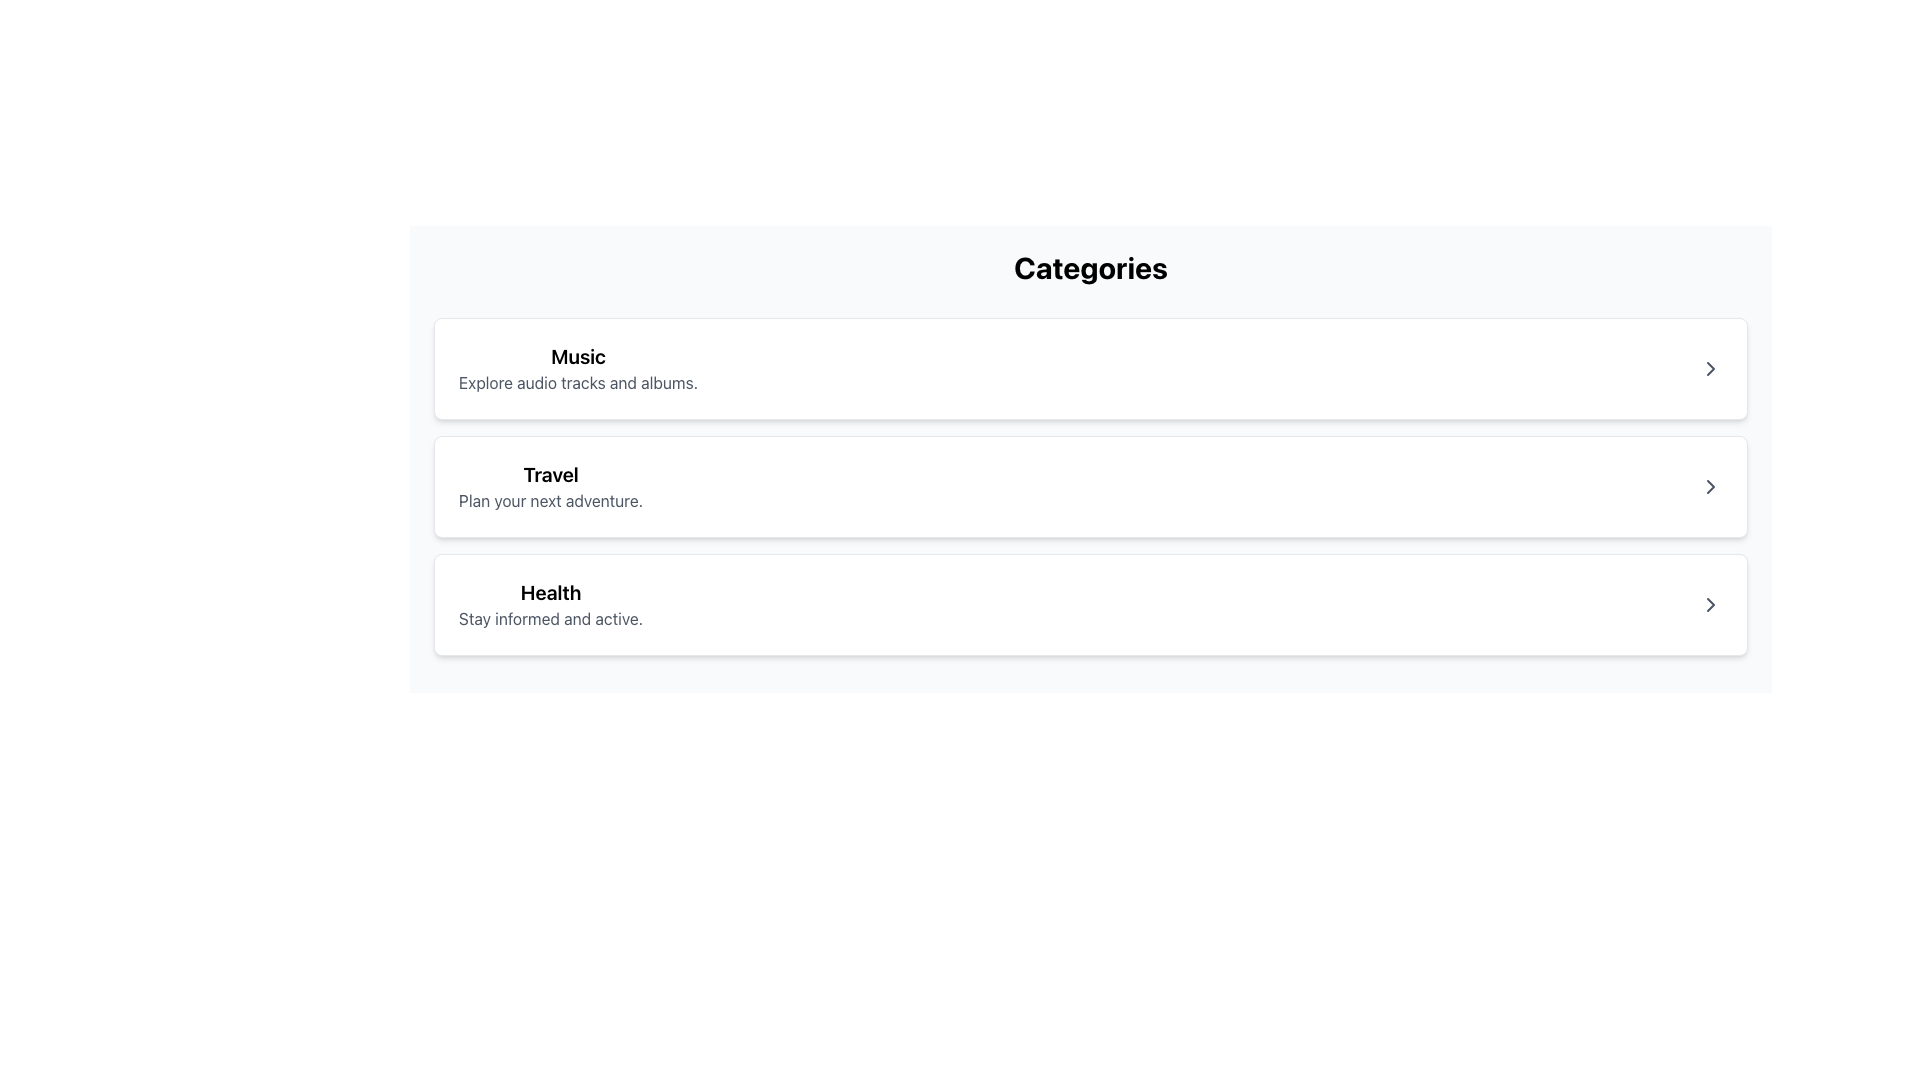 This screenshot has width=1920, height=1080. Describe the element at coordinates (551, 617) in the screenshot. I see `the text label that says 'Stay informed and active.' located beneath the heading 'Health' in the third card of the vertical list` at that location.